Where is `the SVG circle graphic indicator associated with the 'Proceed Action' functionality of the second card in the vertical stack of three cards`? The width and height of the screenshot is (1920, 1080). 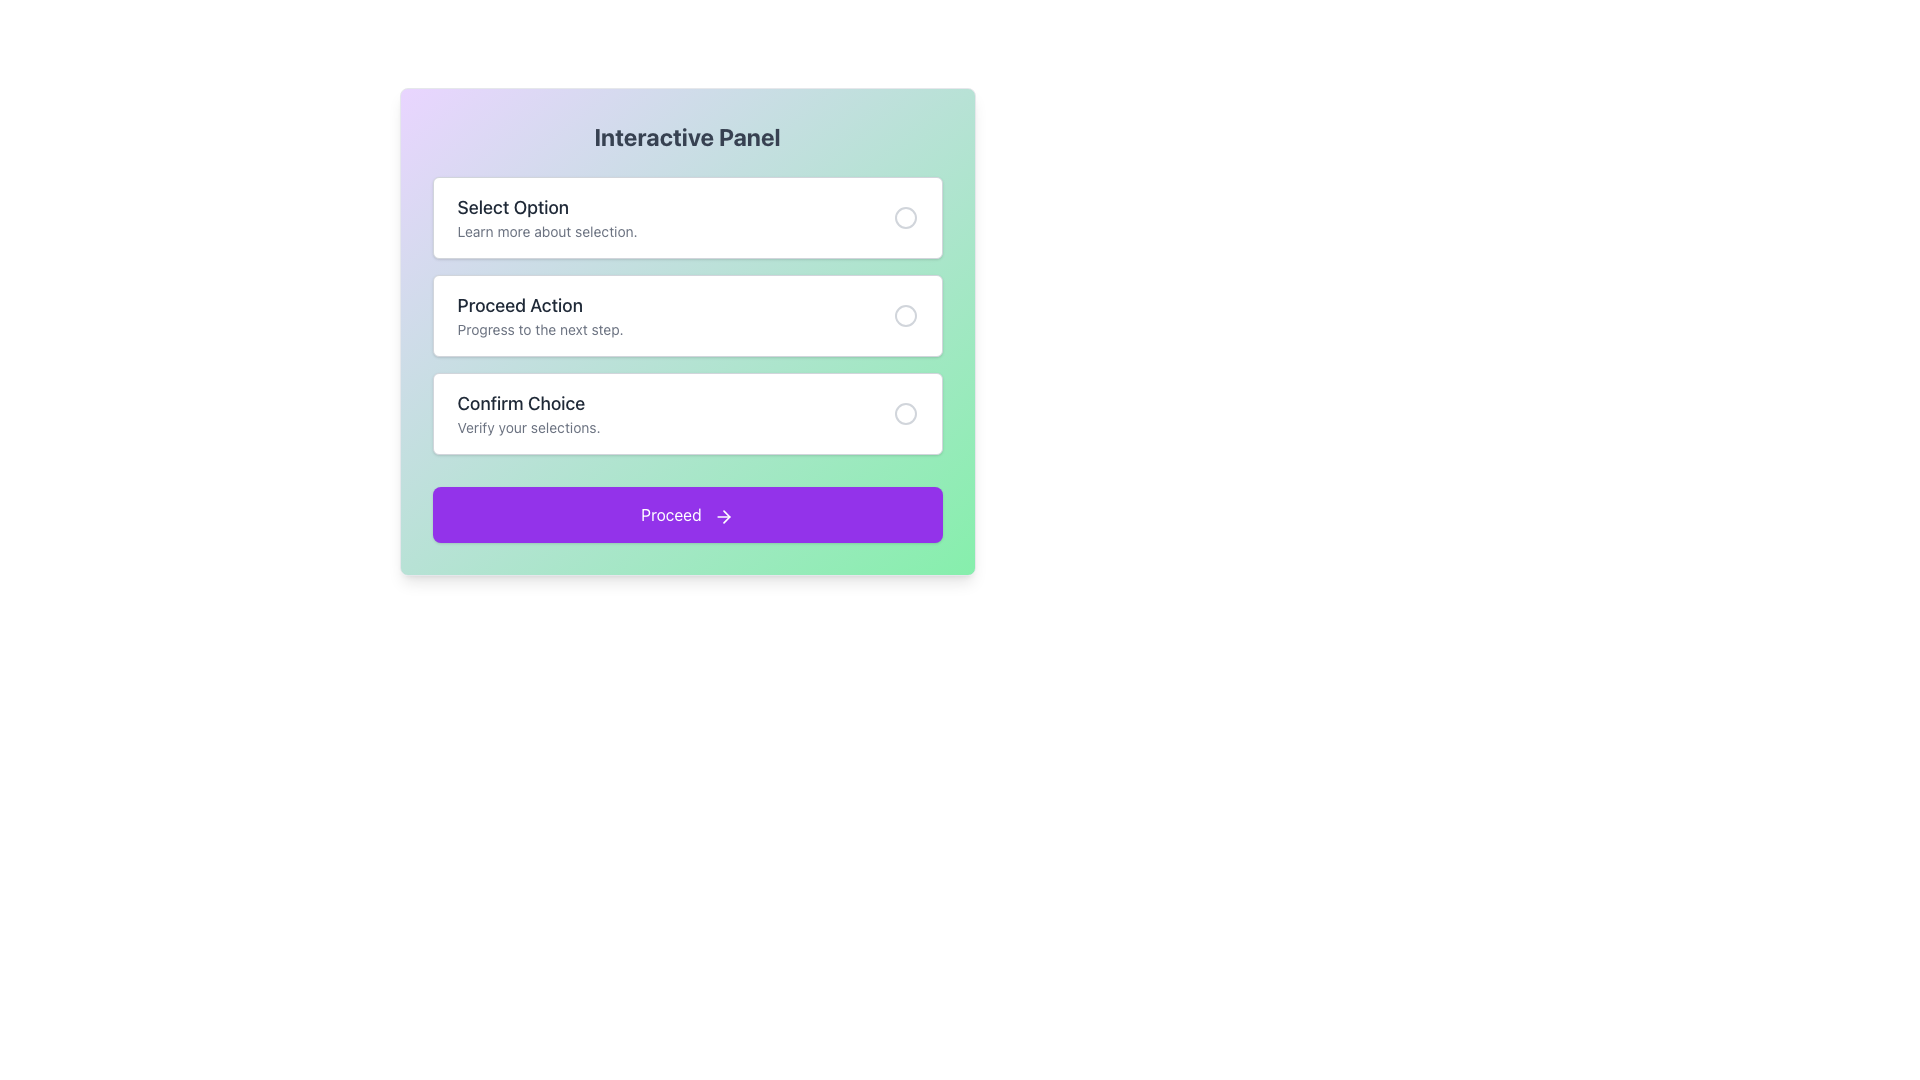 the SVG circle graphic indicator associated with the 'Proceed Action' functionality of the second card in the vertical stack of three cards is located at coordinates (904, 315).